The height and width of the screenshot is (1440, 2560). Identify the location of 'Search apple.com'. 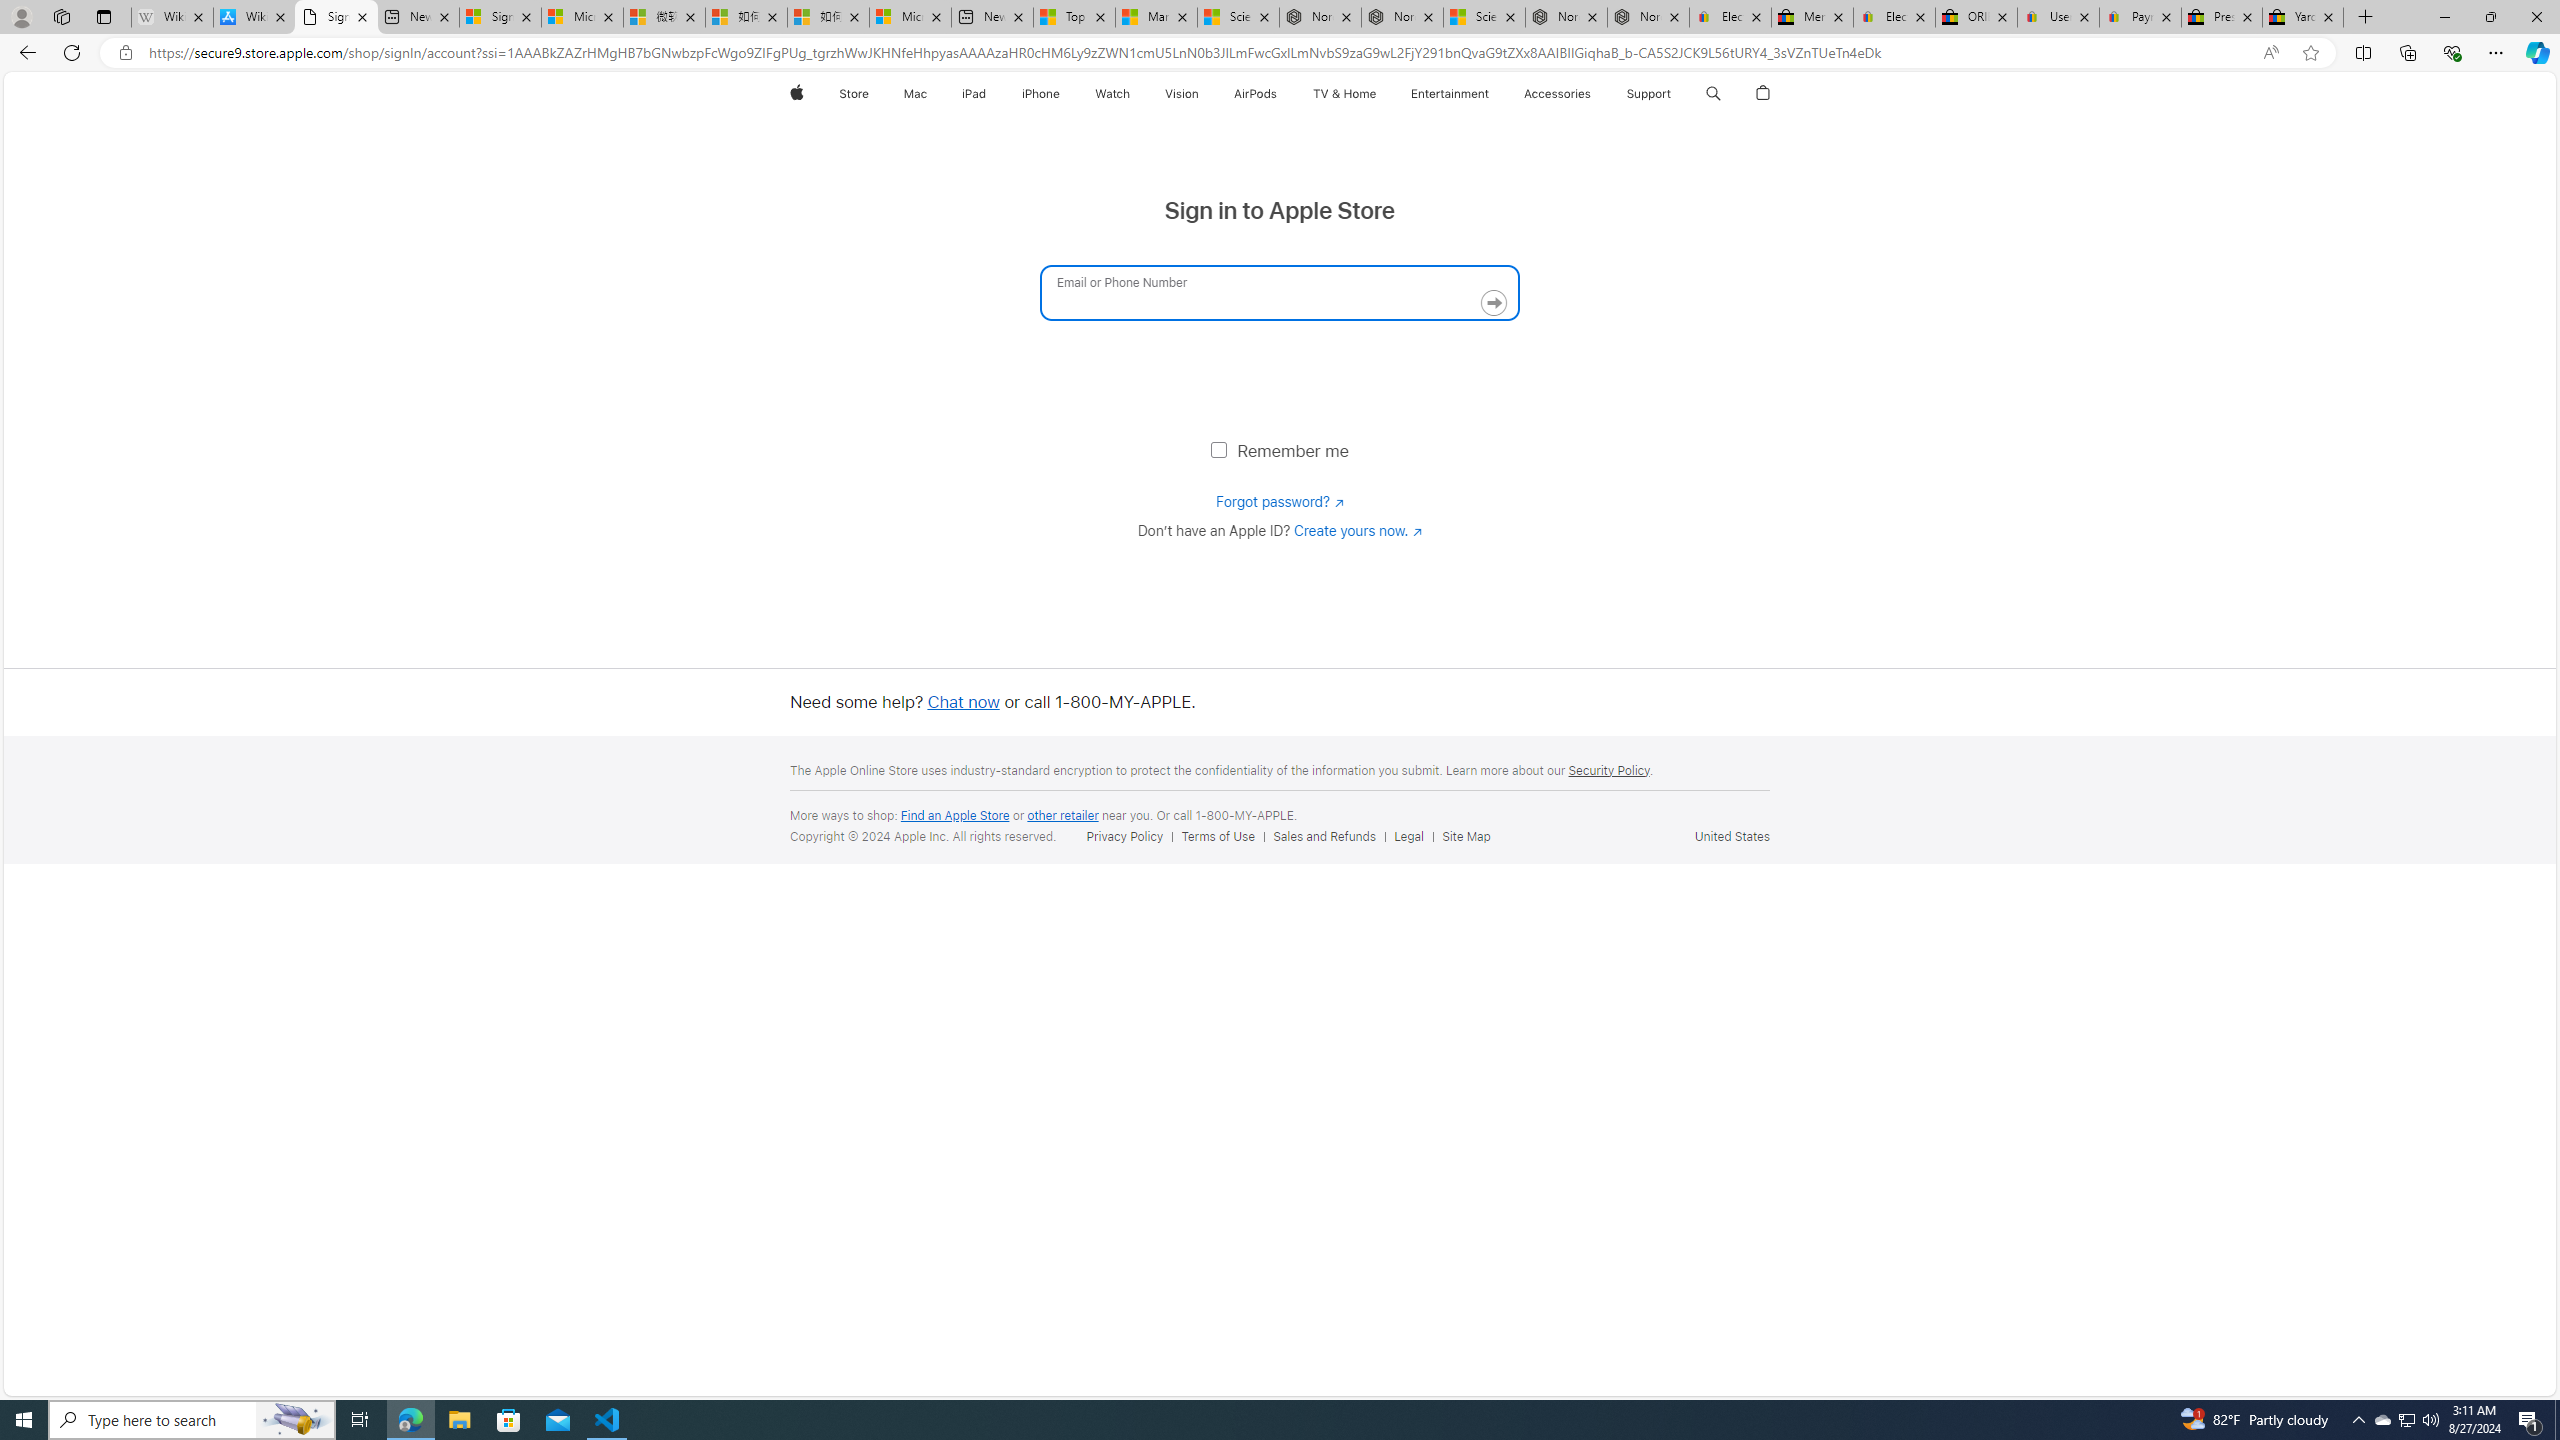
(1712, 93).